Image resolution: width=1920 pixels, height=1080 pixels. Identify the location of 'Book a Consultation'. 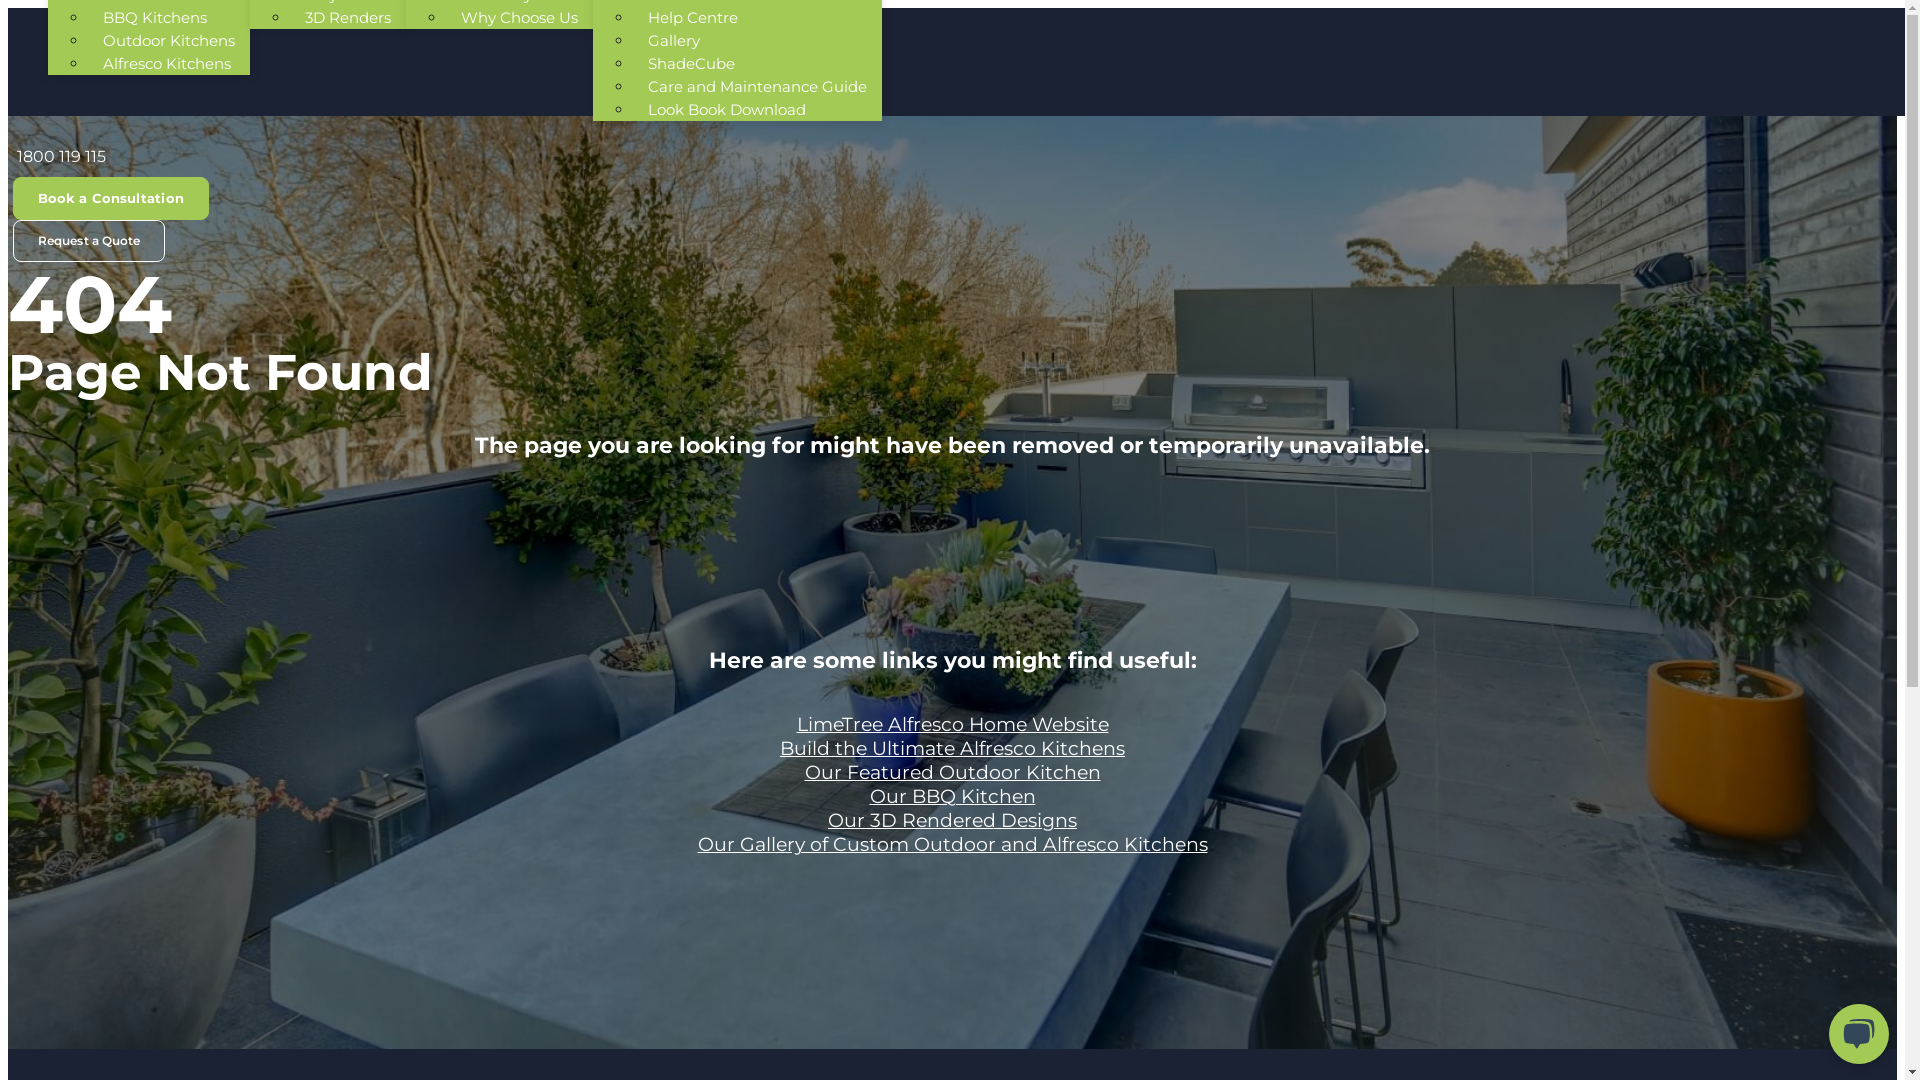
(109, 198).